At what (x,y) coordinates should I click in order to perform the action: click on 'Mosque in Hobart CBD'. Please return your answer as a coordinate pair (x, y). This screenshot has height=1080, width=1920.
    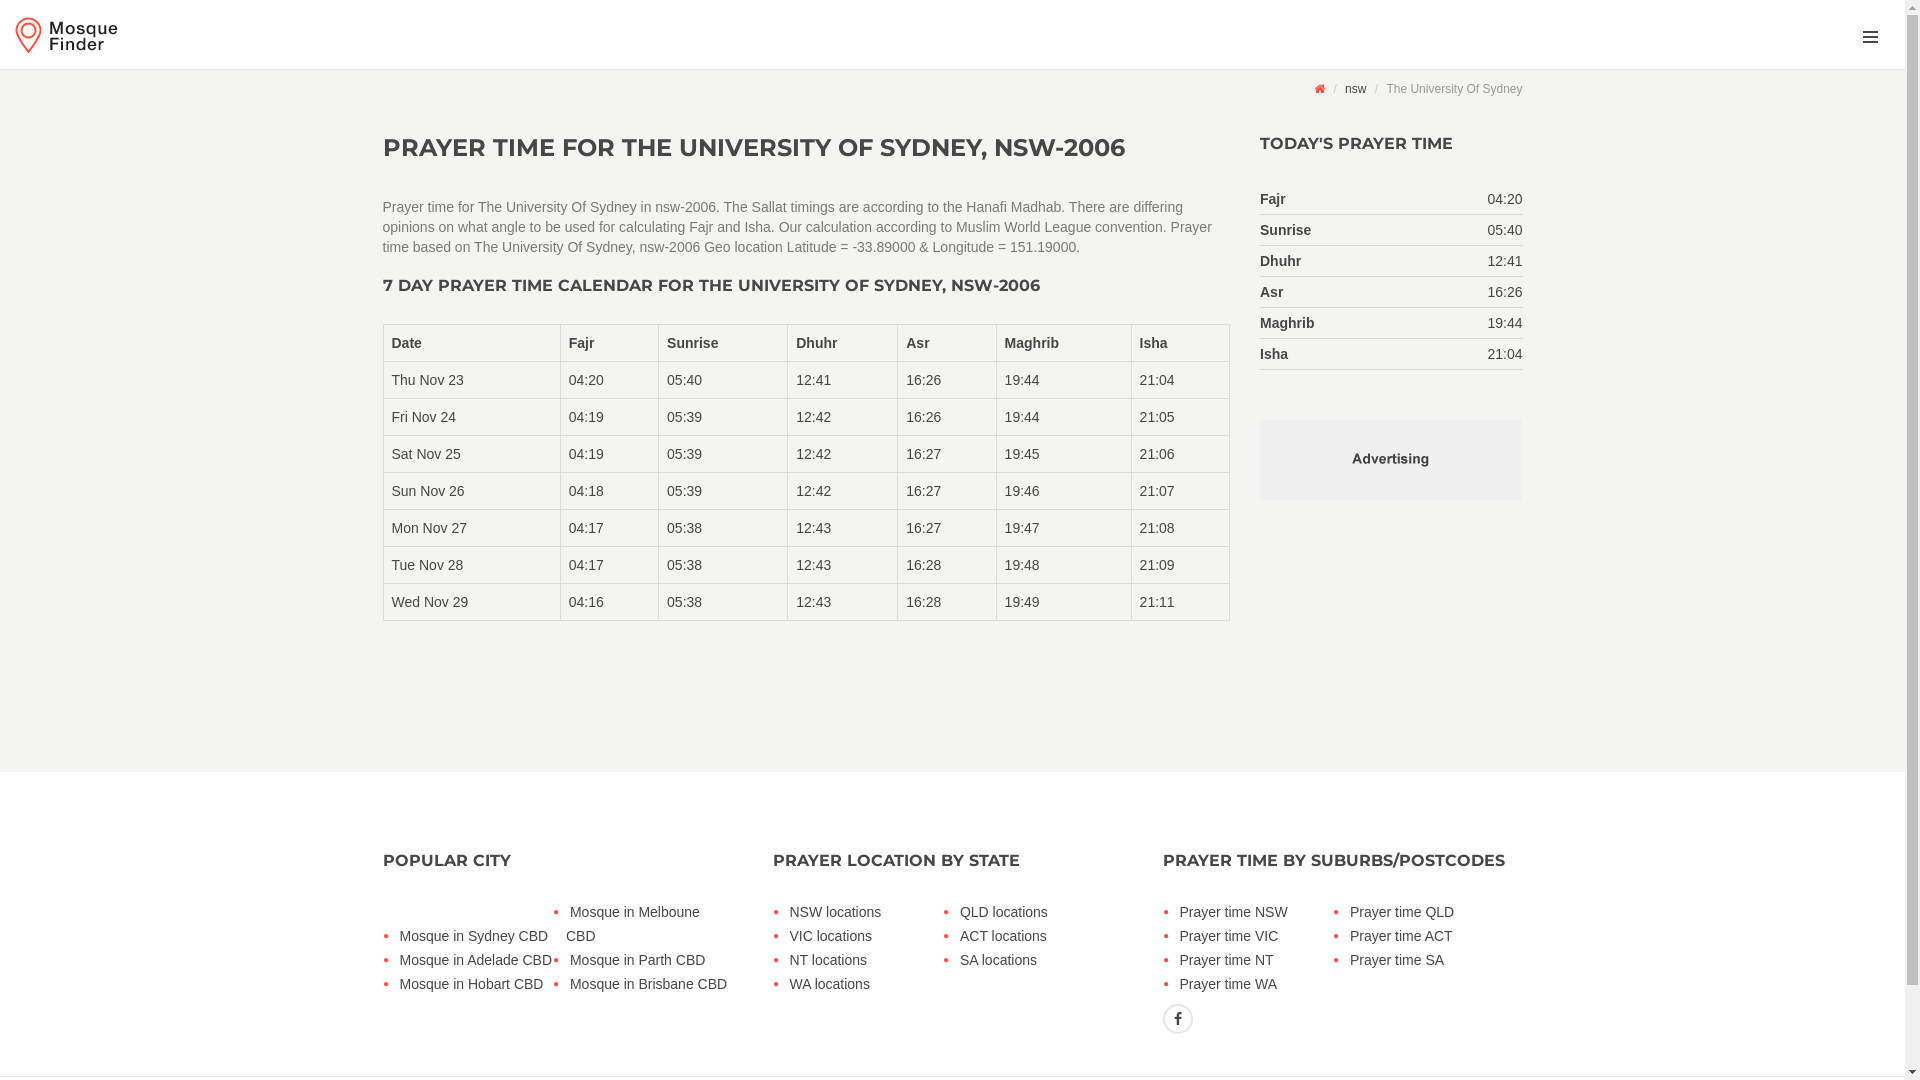
    Looking at the image, I should click on (478, 982).